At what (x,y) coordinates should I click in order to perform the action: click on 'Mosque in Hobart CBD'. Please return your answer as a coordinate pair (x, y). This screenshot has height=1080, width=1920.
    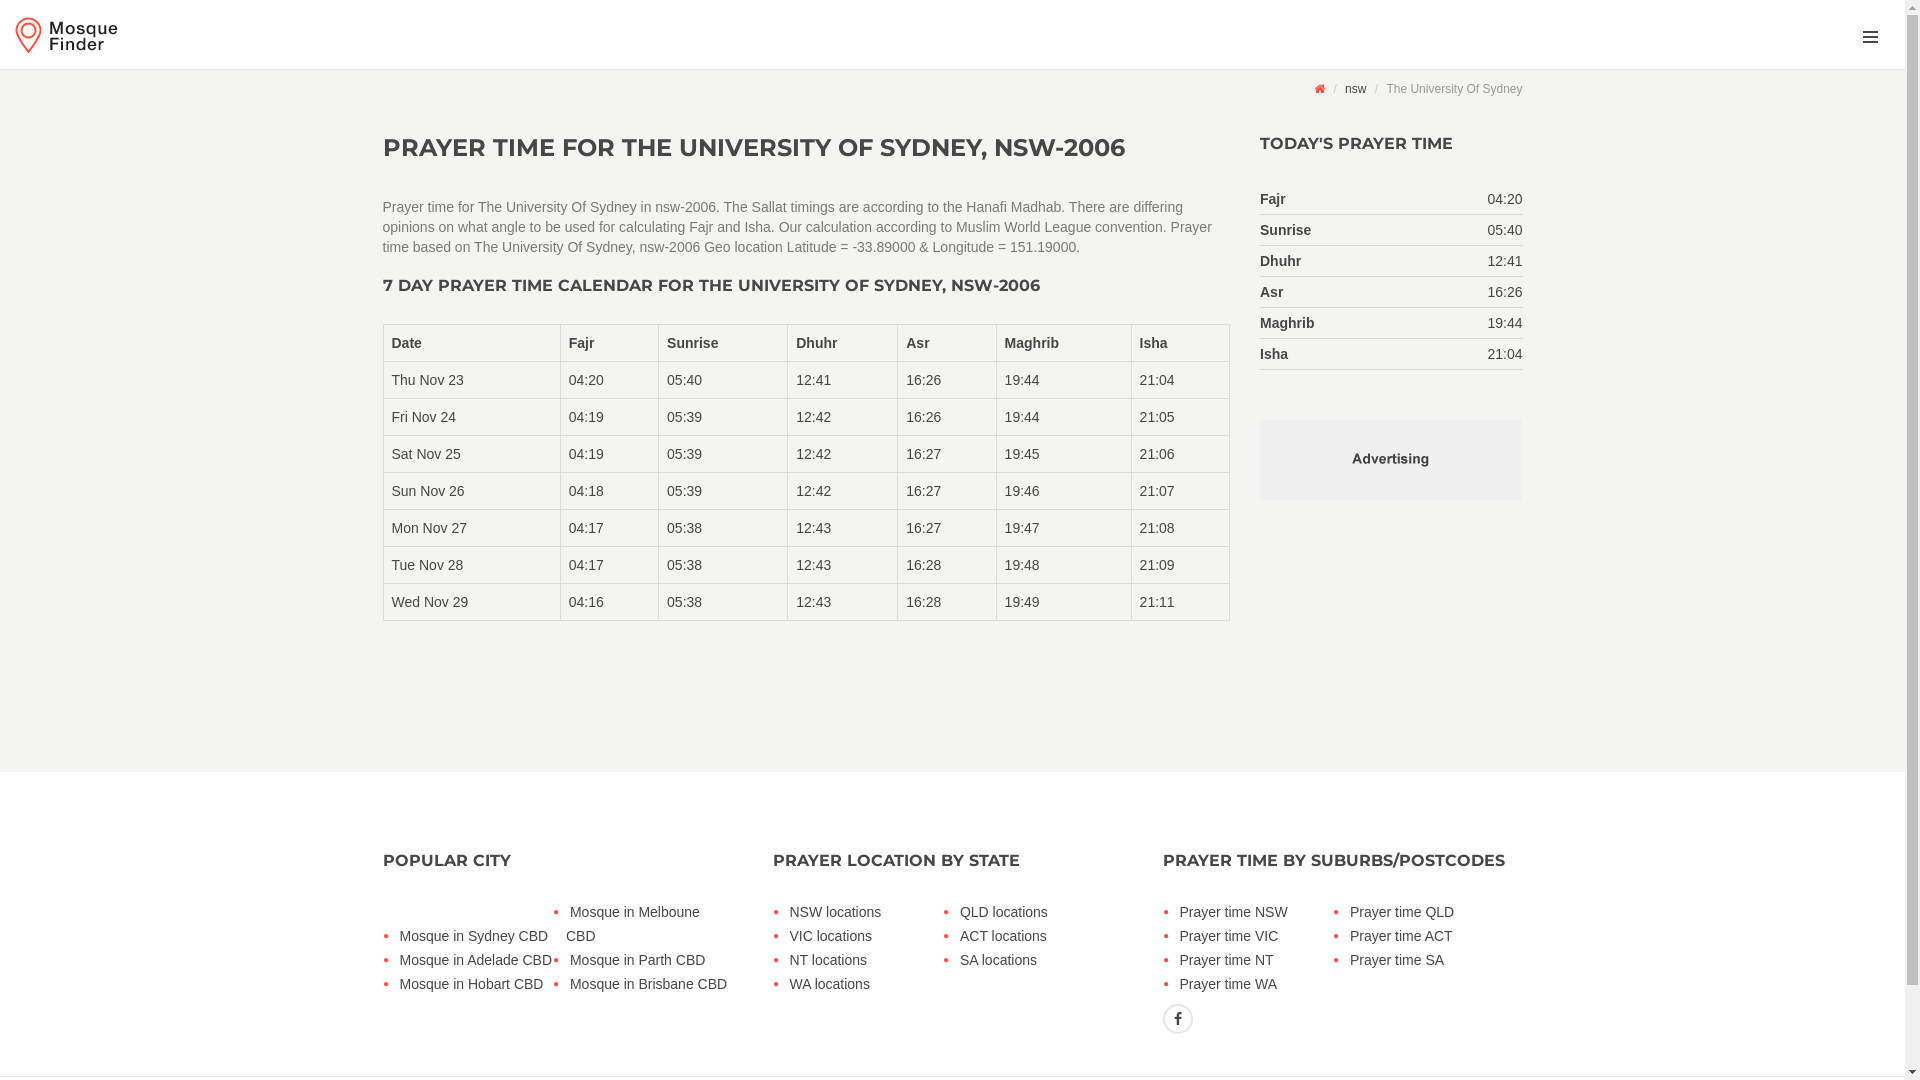
    Looking at the image, I should click on (478, 982).